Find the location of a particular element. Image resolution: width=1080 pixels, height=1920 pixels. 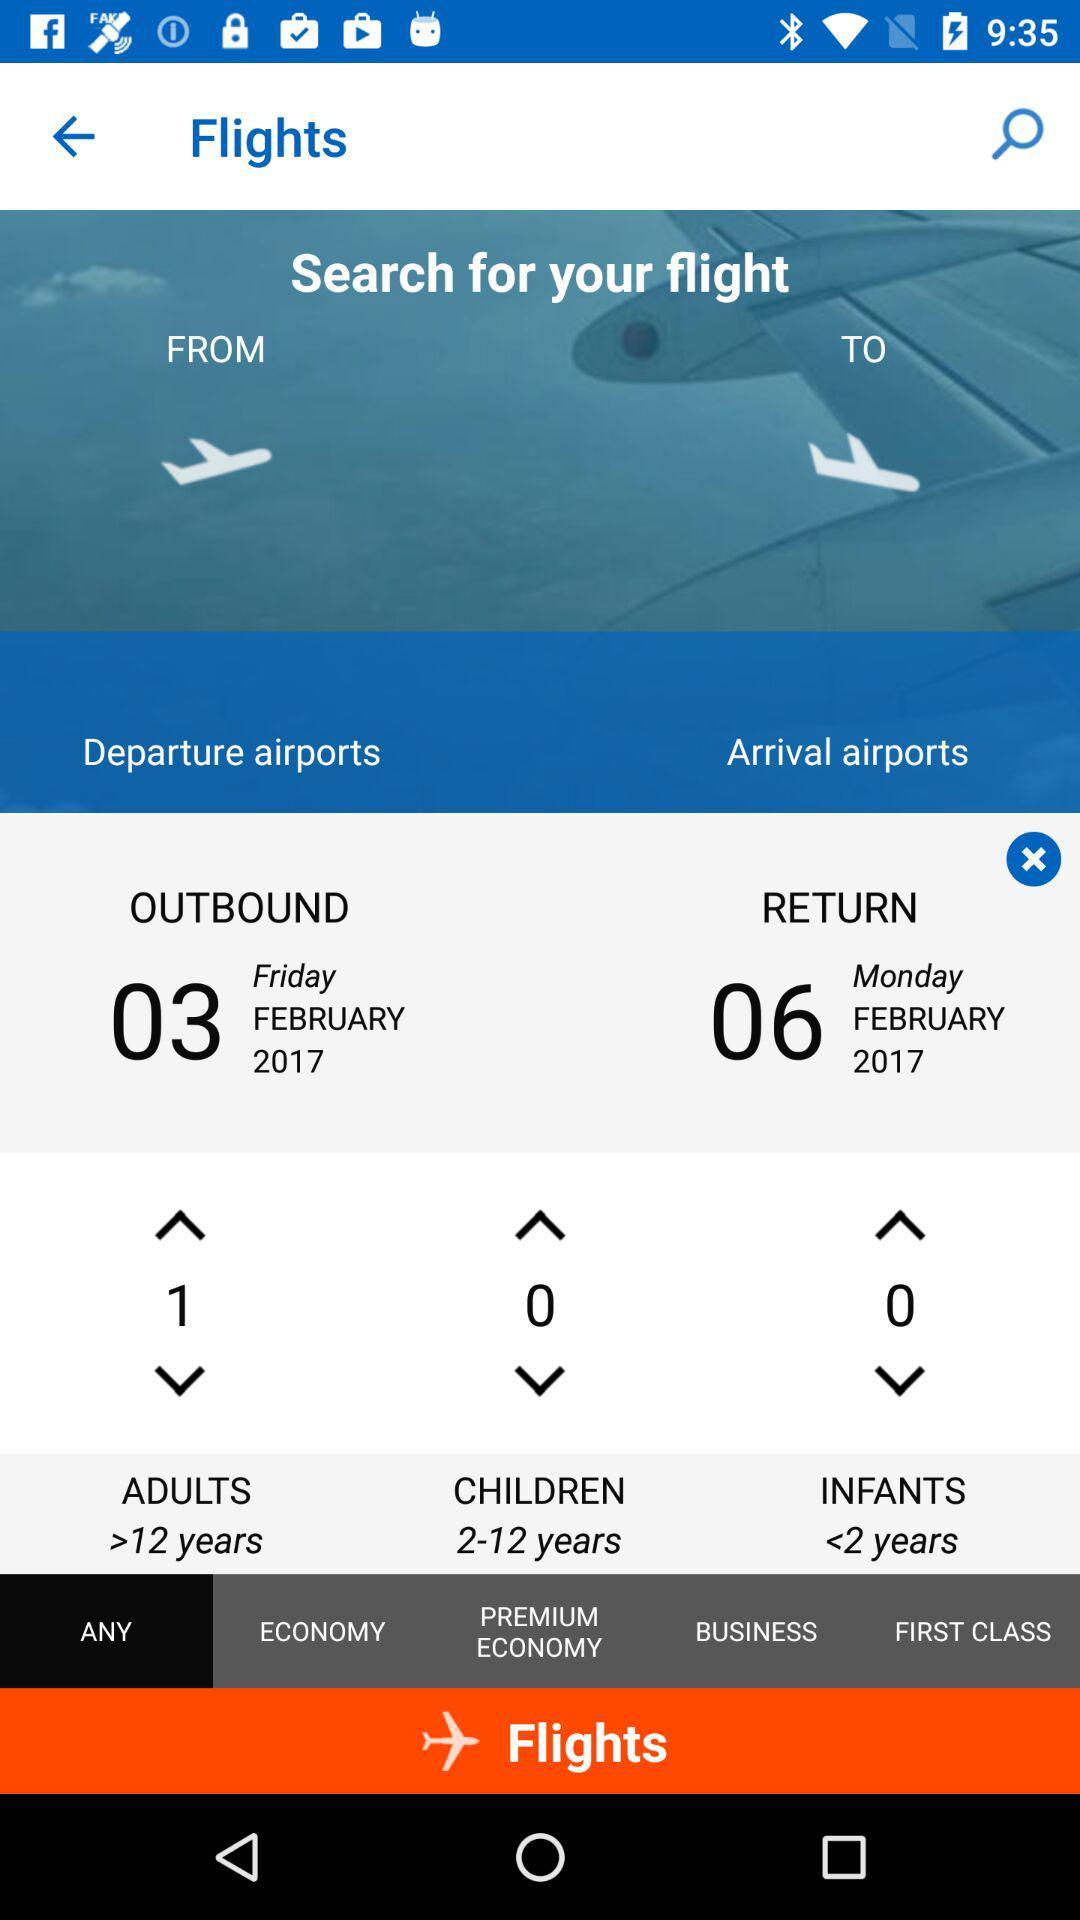

any is located at coordinates (106, 1631).